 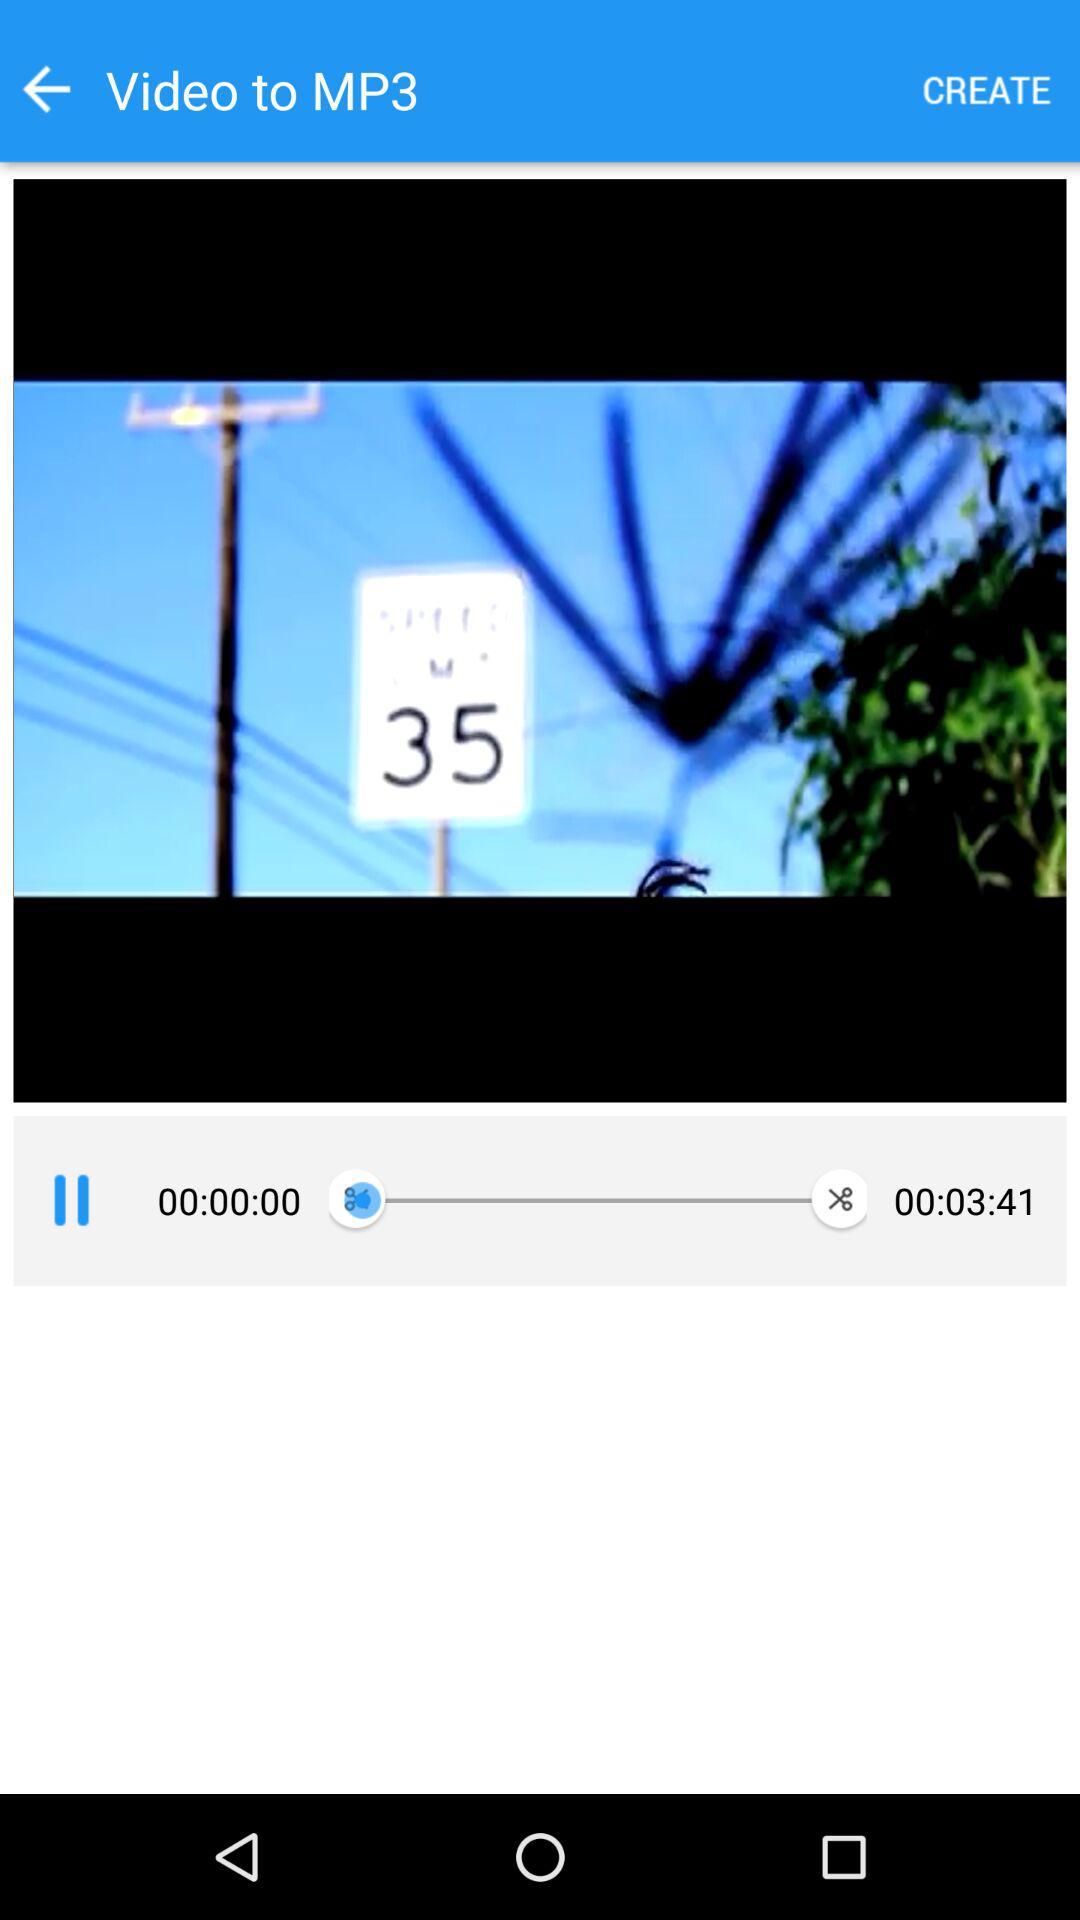 I want to click on the new video, so click(x=987, y=88).